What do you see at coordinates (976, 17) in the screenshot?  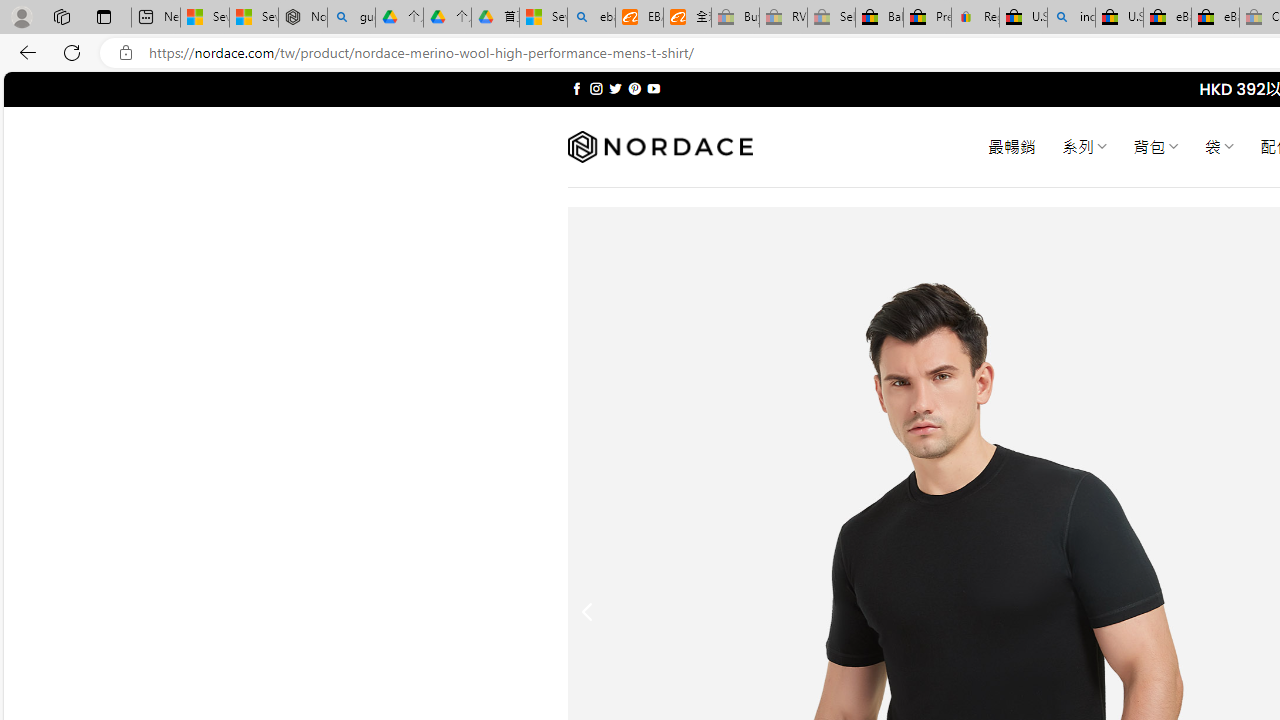 I see `'Register: Create a personal eBay account'` at bounding box center [976, 17].